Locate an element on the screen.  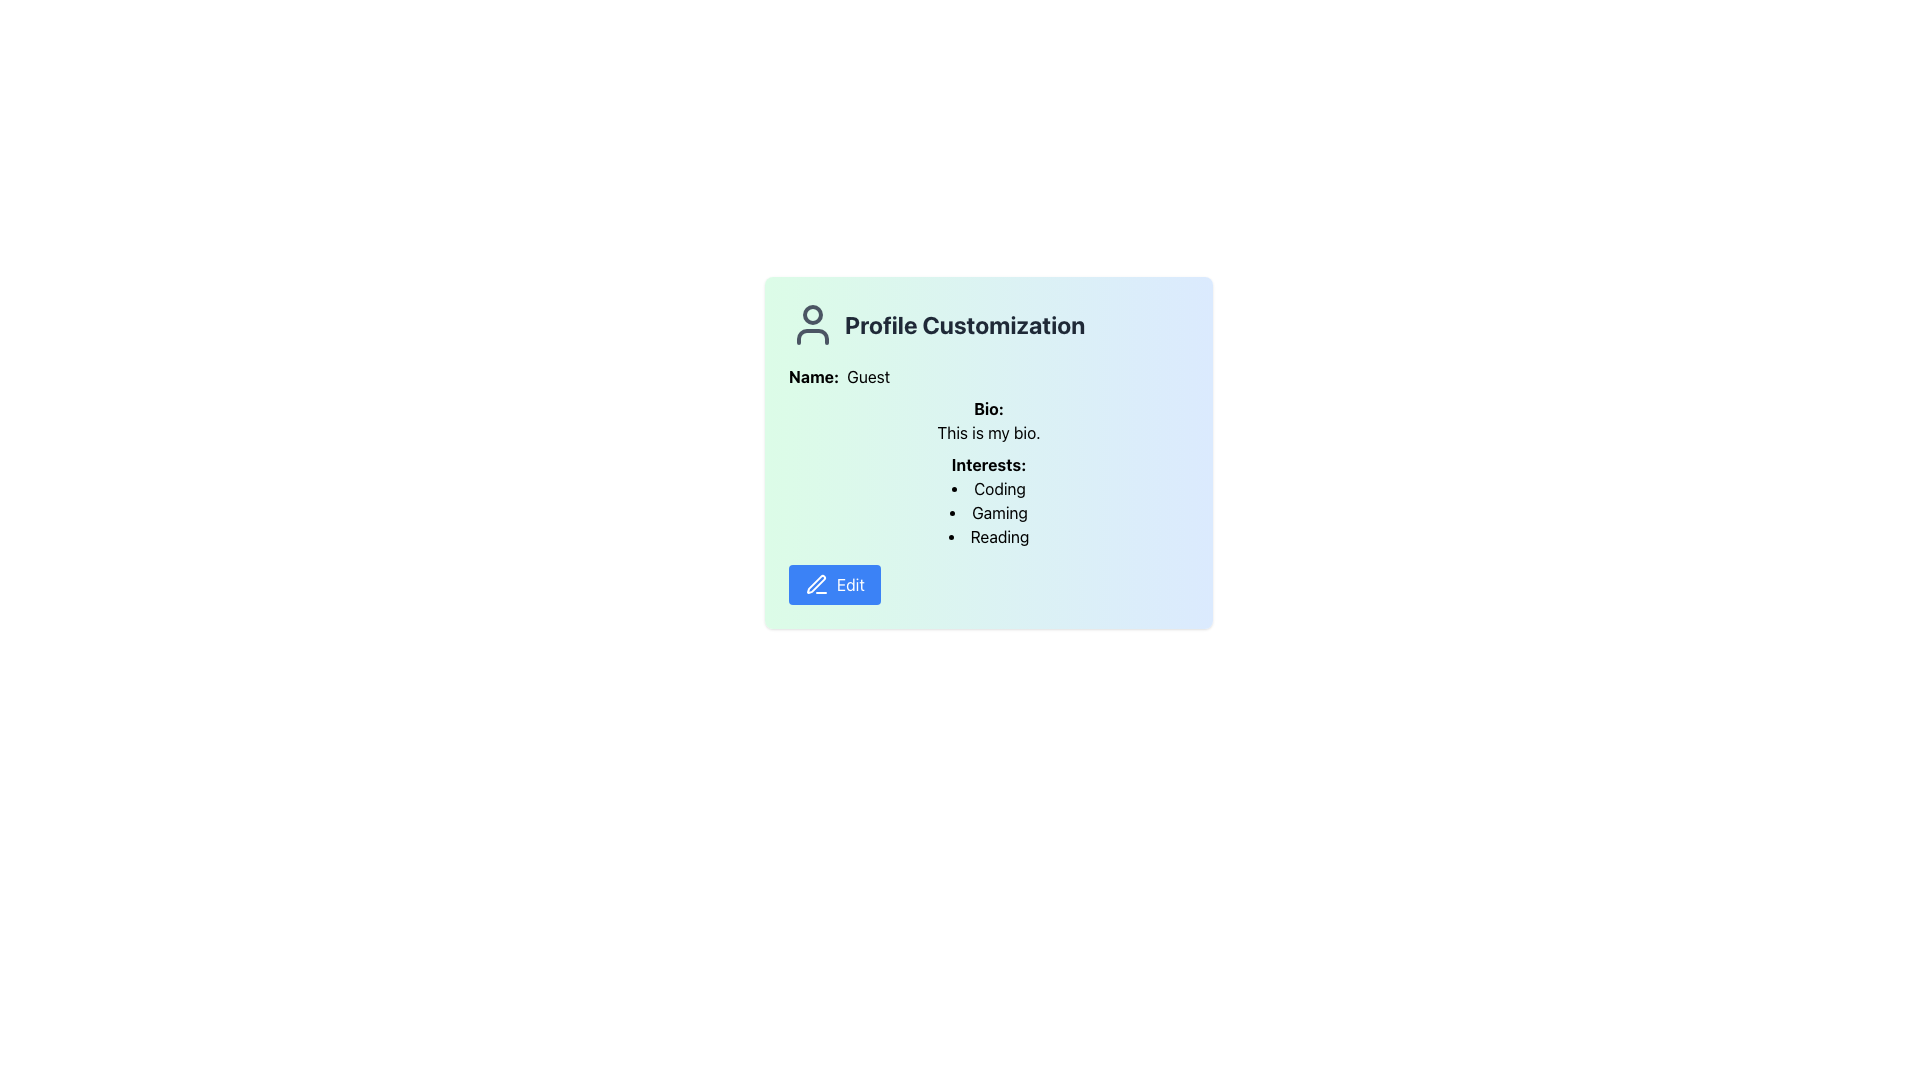
the descriptive text label located above and aligned to the left of the interests list, which includes 'Coding', 'Gaming', and 'Reading' is located at coordinates (988, 465).